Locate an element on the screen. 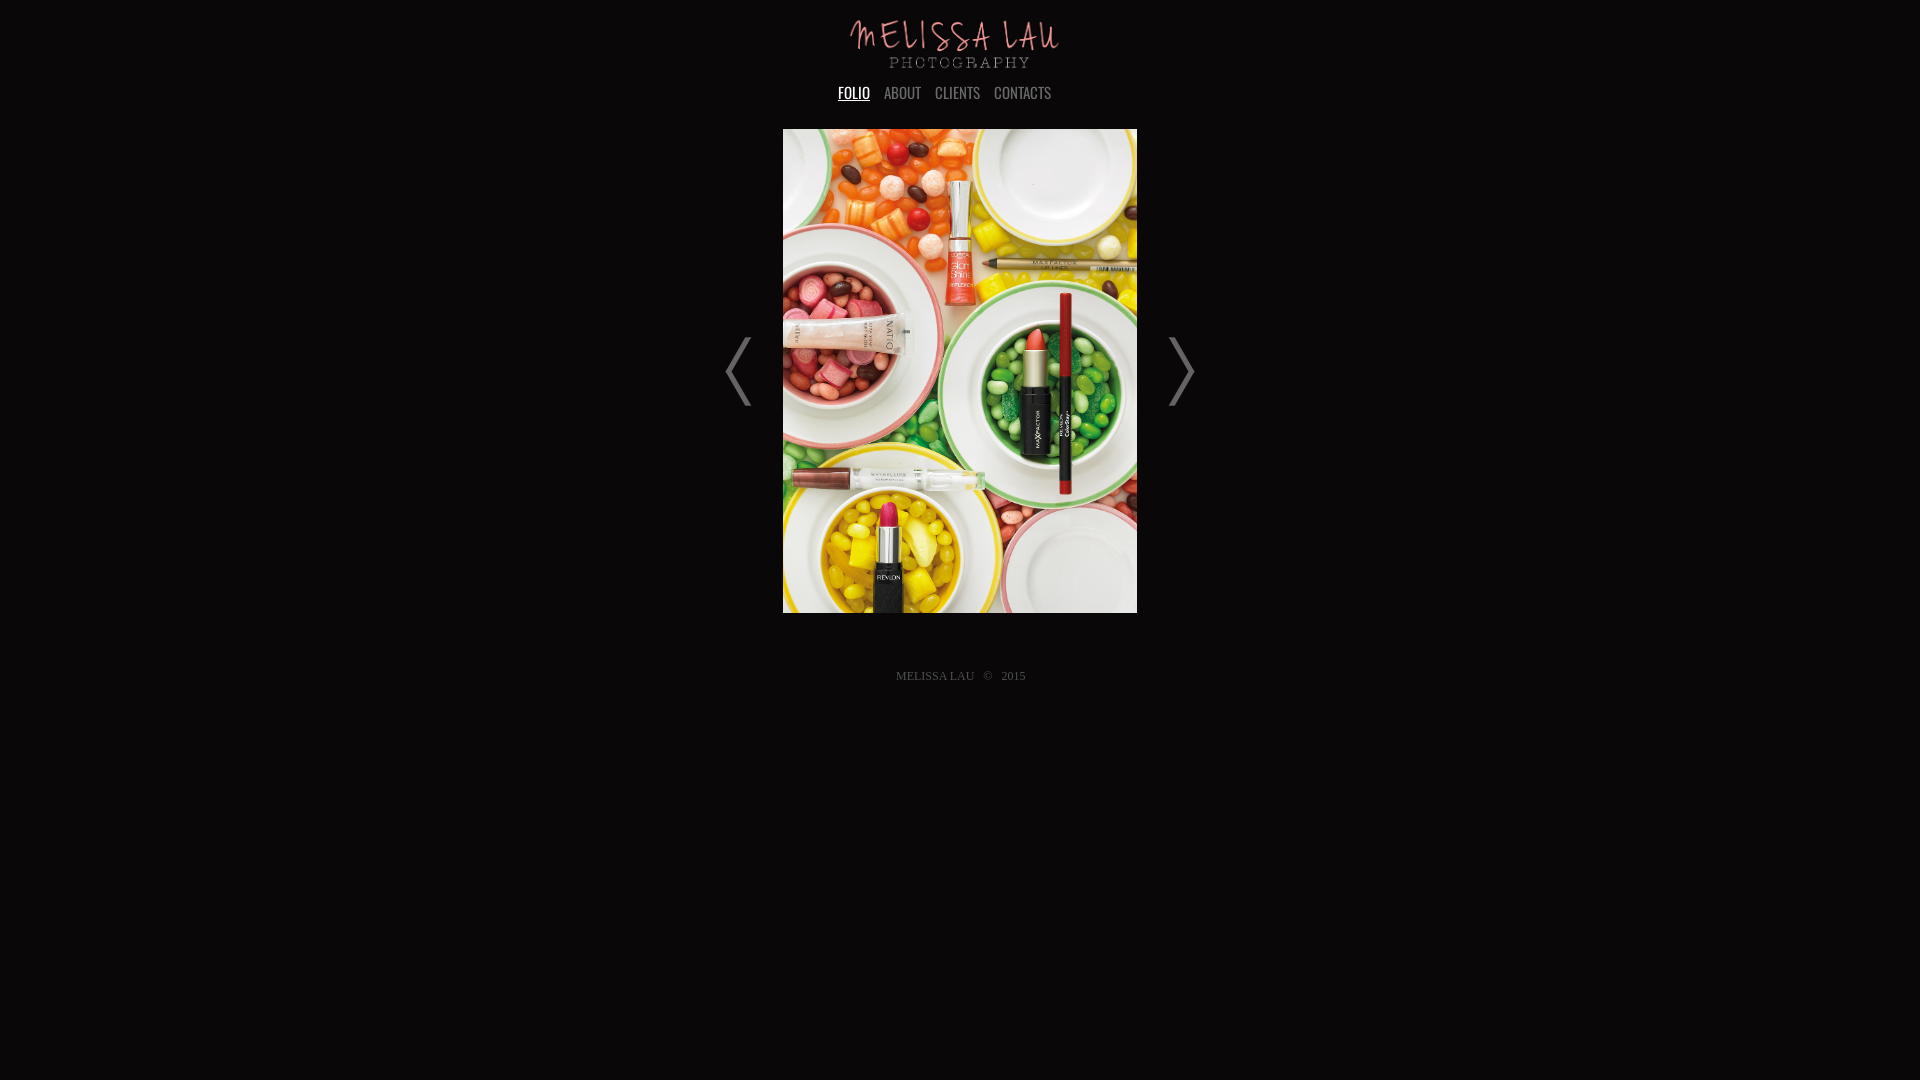  'FOLIO' is located at coordinates (854, 92).